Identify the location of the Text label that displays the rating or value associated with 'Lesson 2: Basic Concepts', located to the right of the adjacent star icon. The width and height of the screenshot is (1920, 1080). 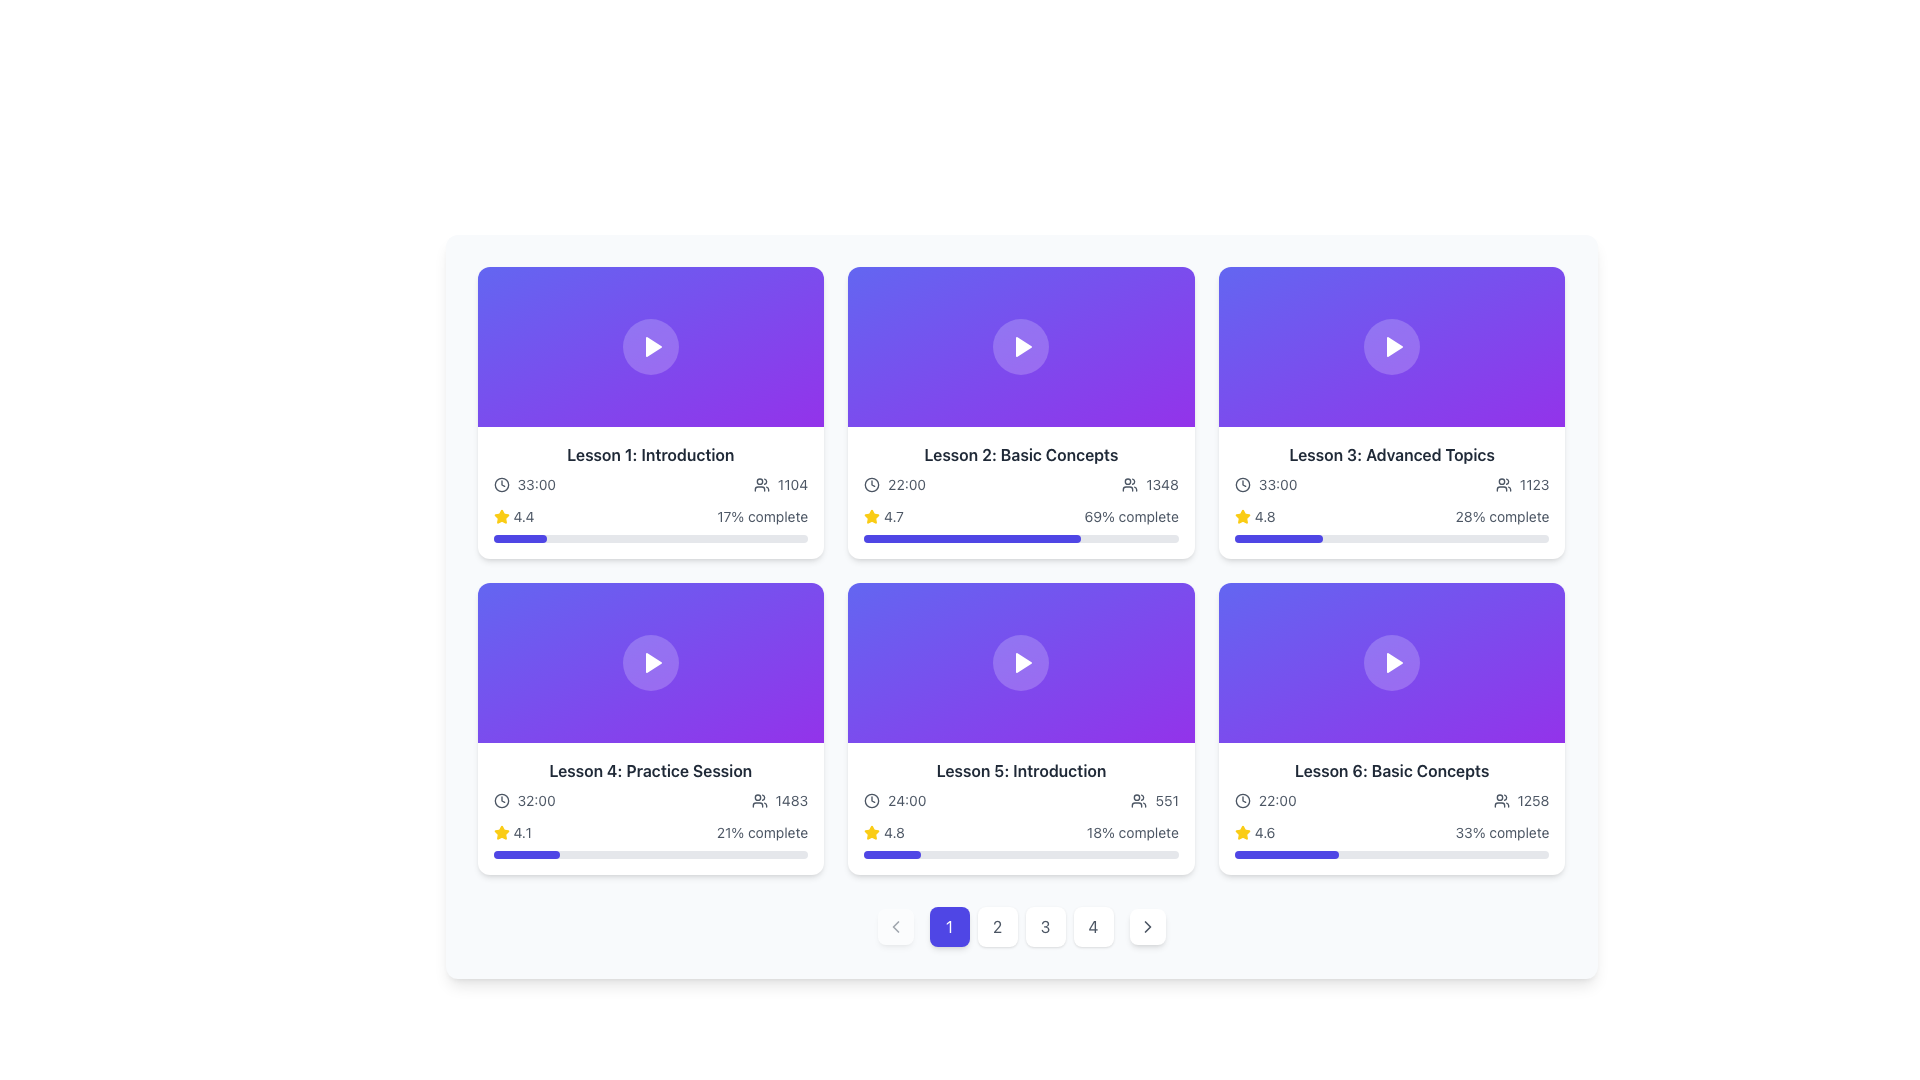
(892, 515).